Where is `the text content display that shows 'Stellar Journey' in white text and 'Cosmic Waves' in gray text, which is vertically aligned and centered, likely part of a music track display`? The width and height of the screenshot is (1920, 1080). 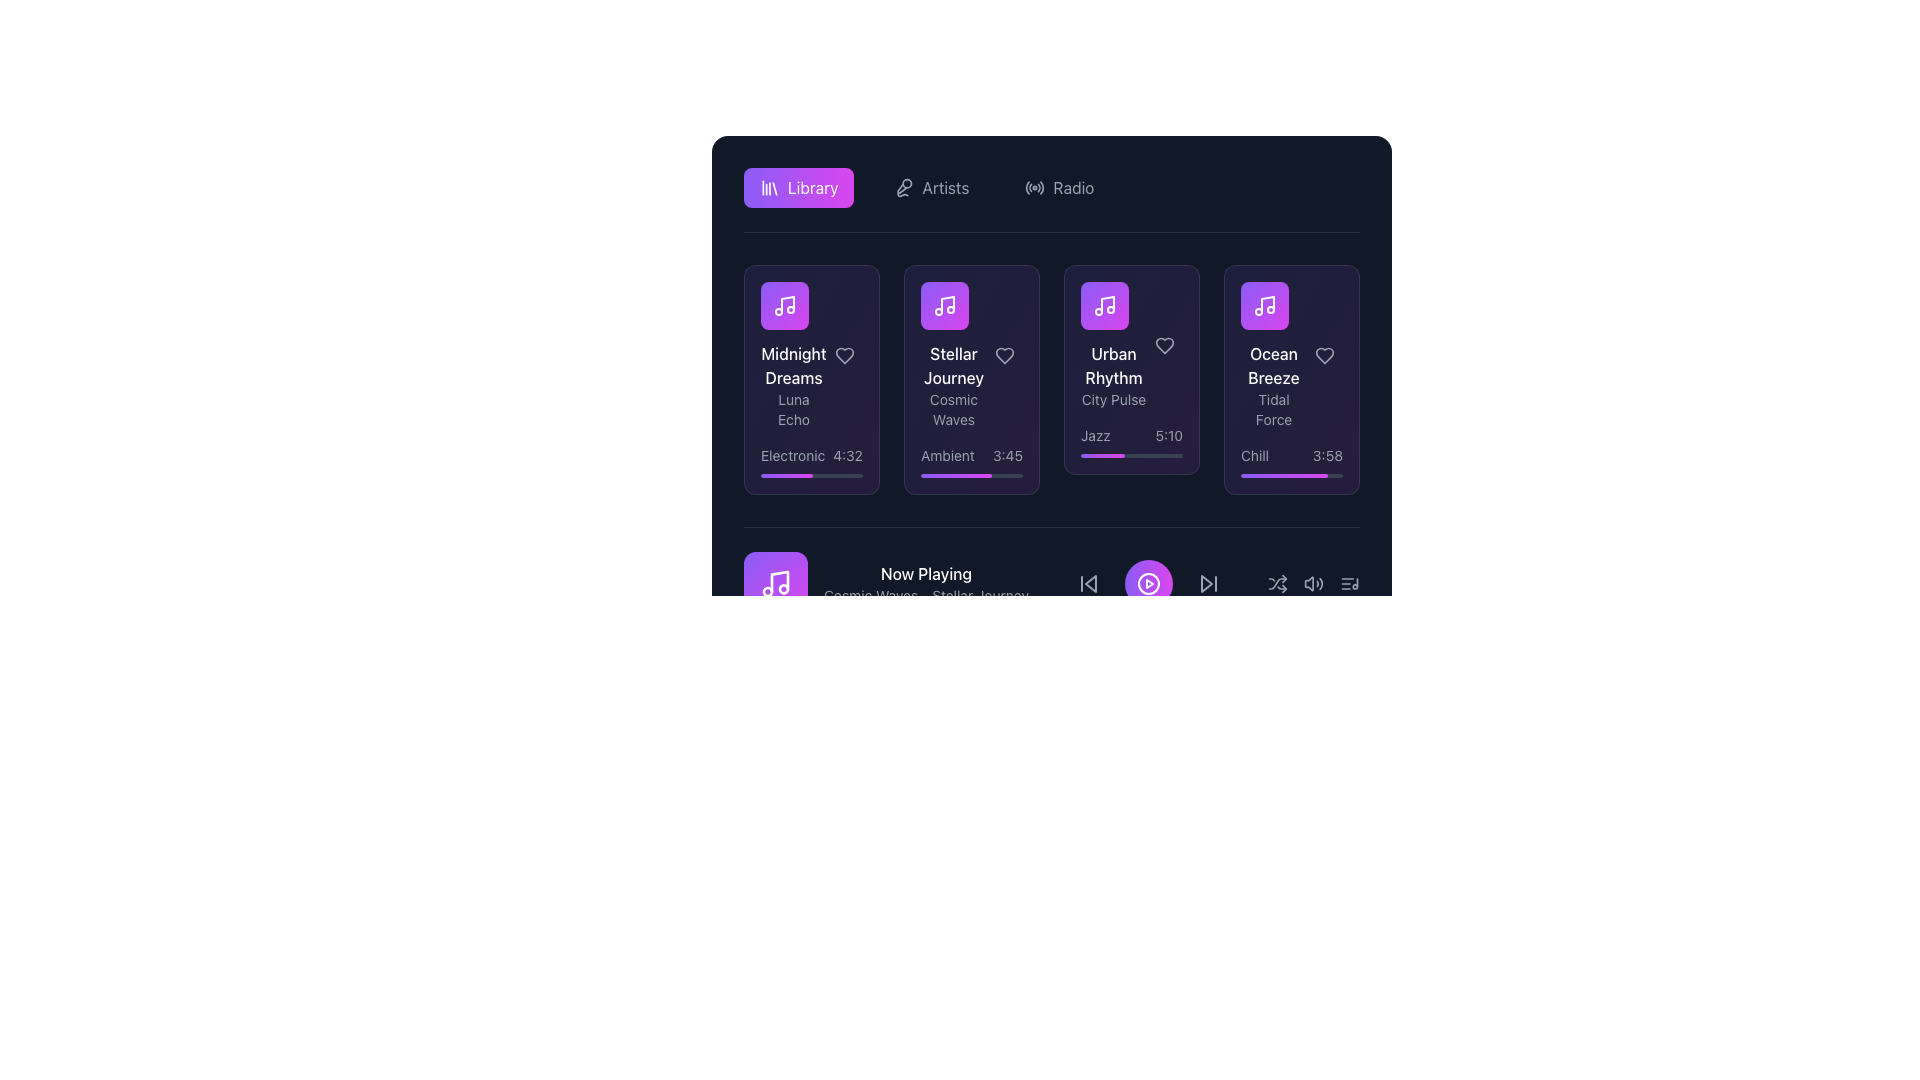 the text content display that shows 'Stellar Journey' in white text and 'Cosmic Waves' in gray text, which is vertically aligned and centered, likely part of a music track display is located at coordinates (971, 354).